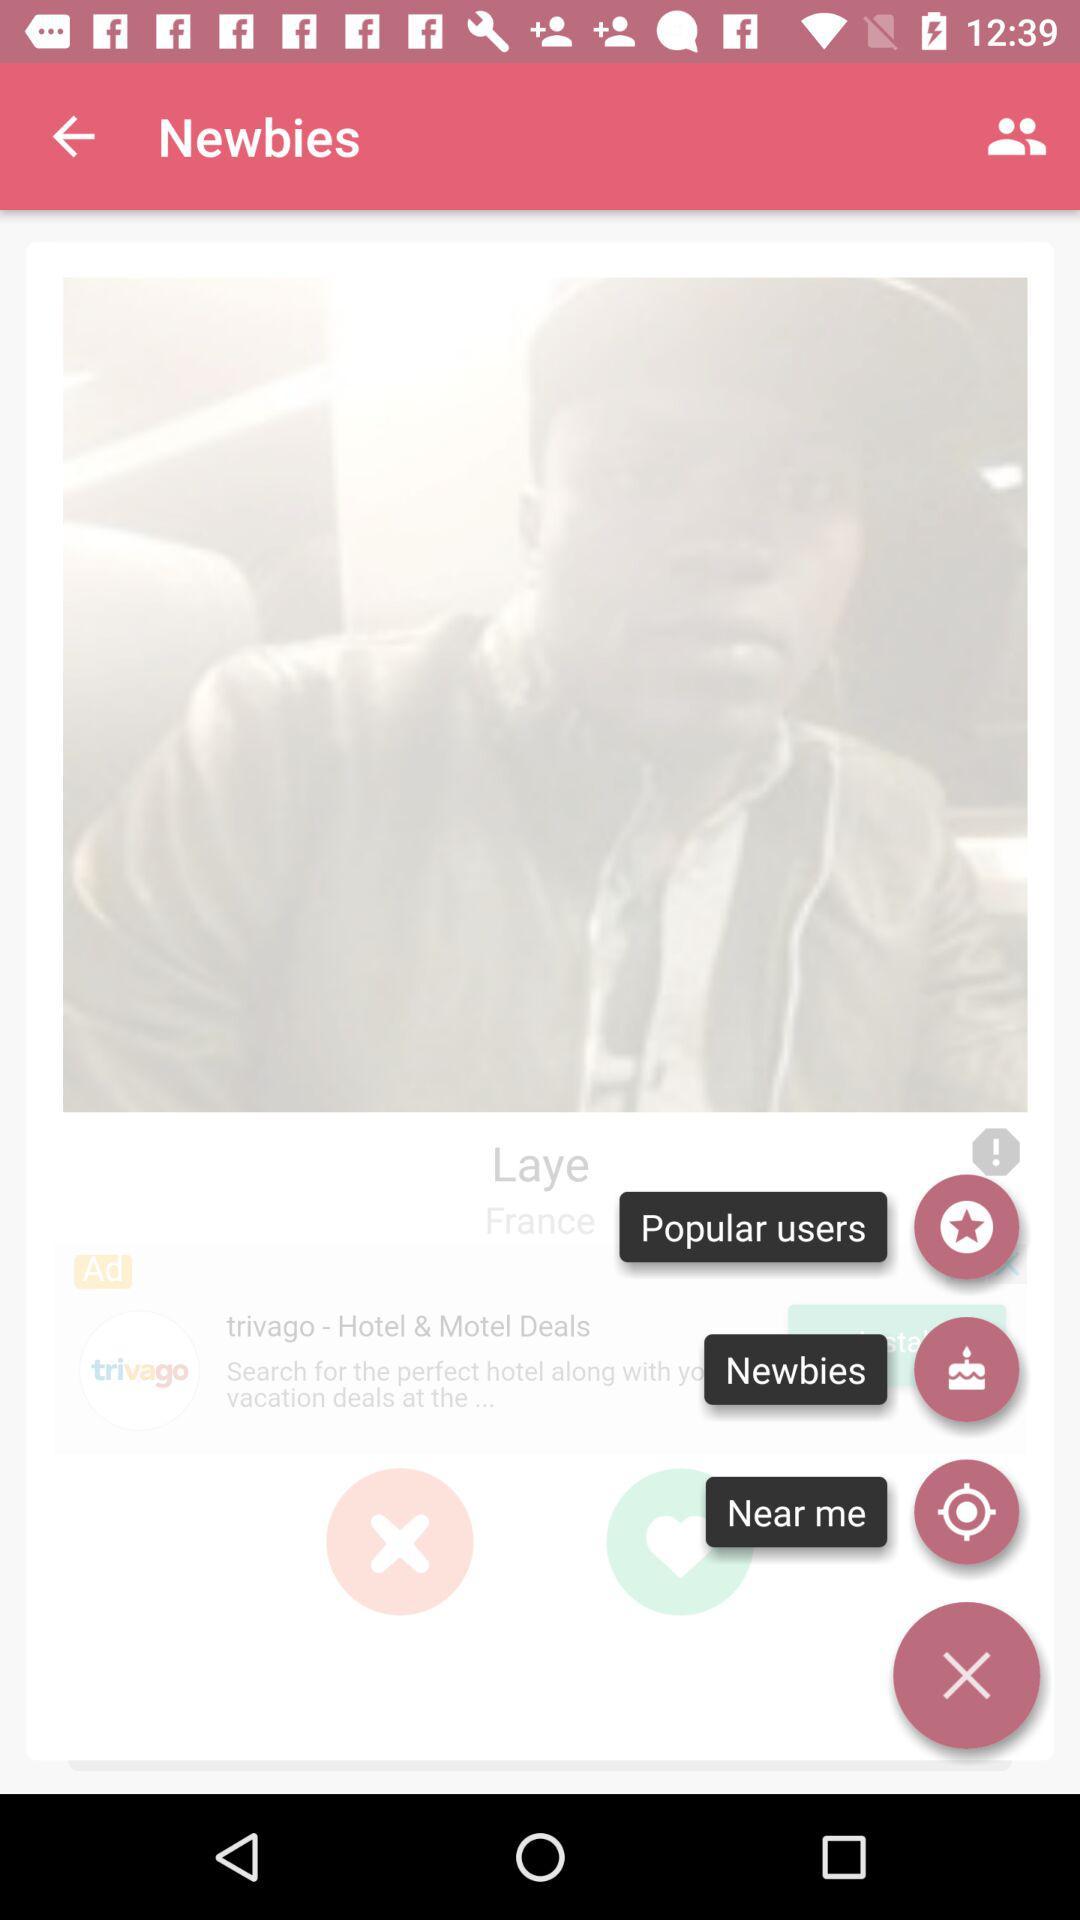  What do you see at coordinates (400, 1540) in the screenshot?
I see `the close icon` at bounding box center [400, 1540].